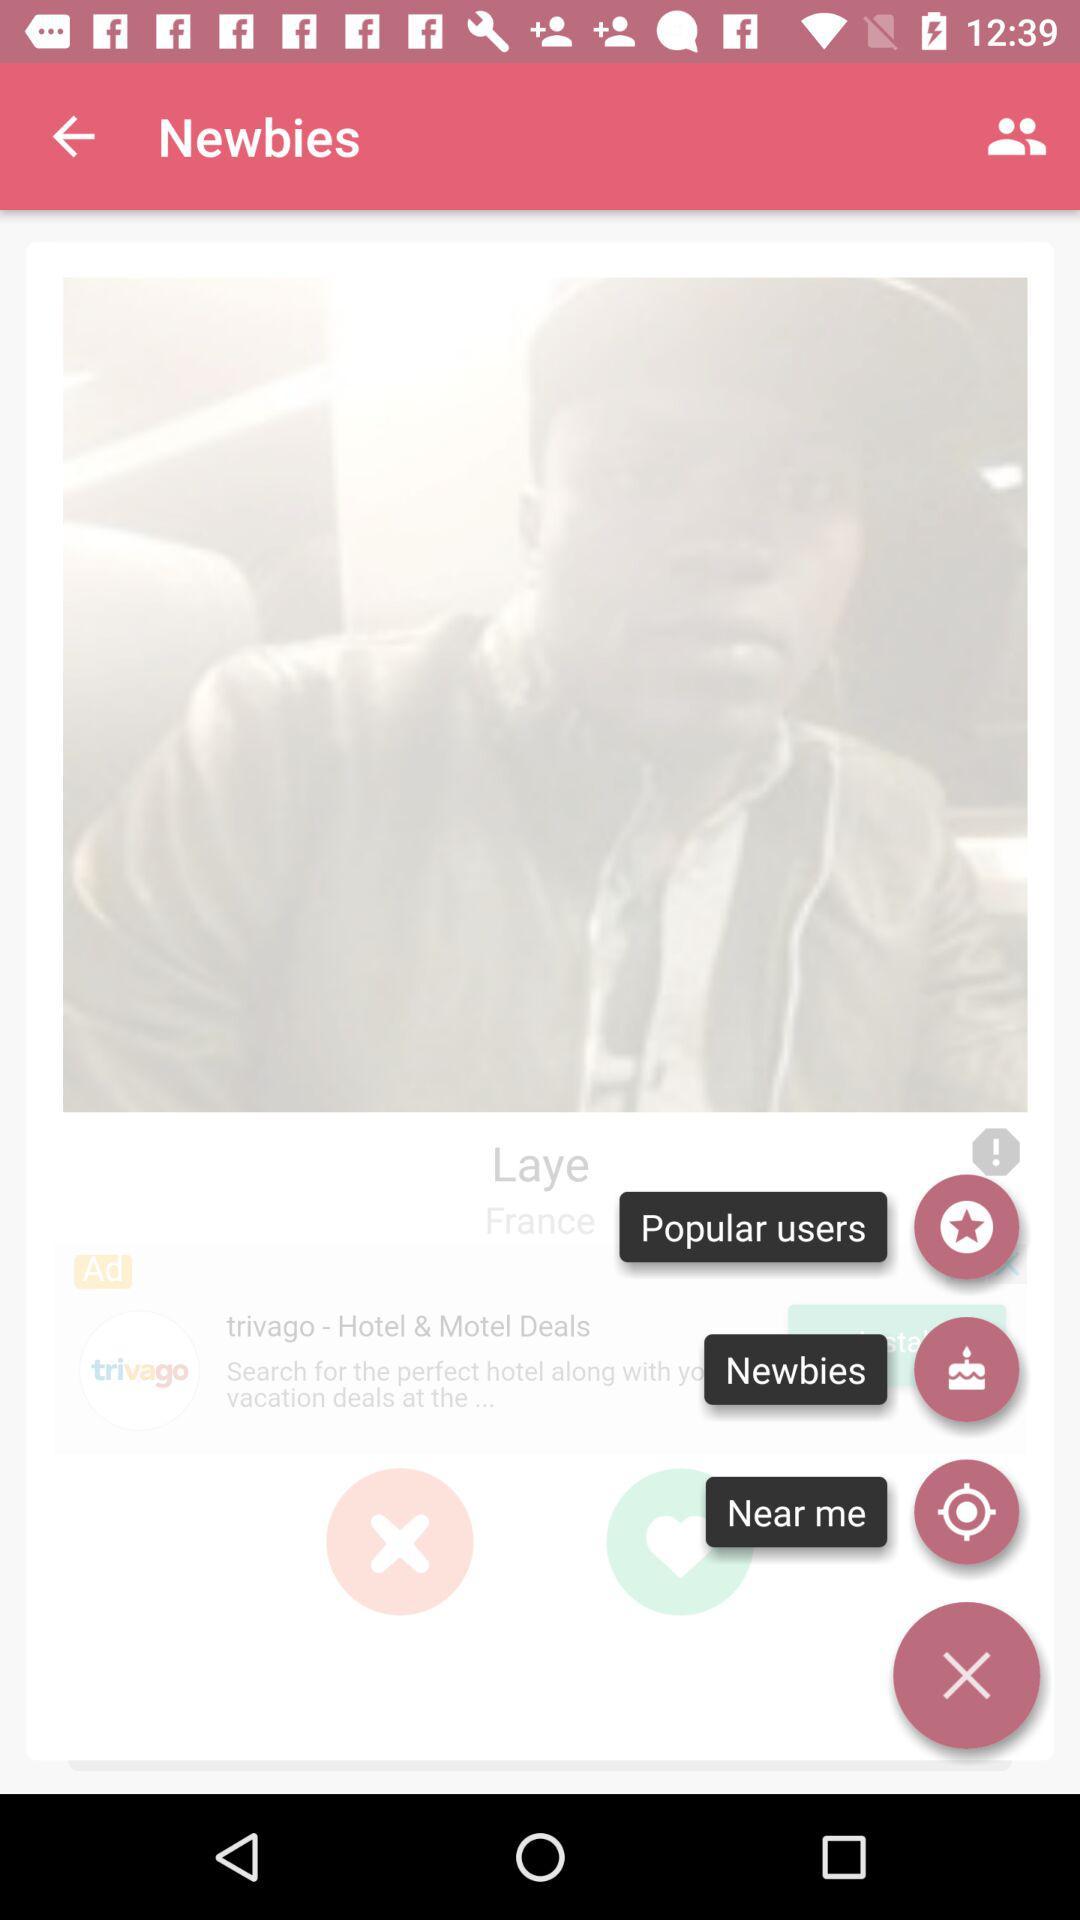  What do you see at coordinates (400, 1540) in the screenshot?
I see `the close icon` at bounding box center [400, 1540].